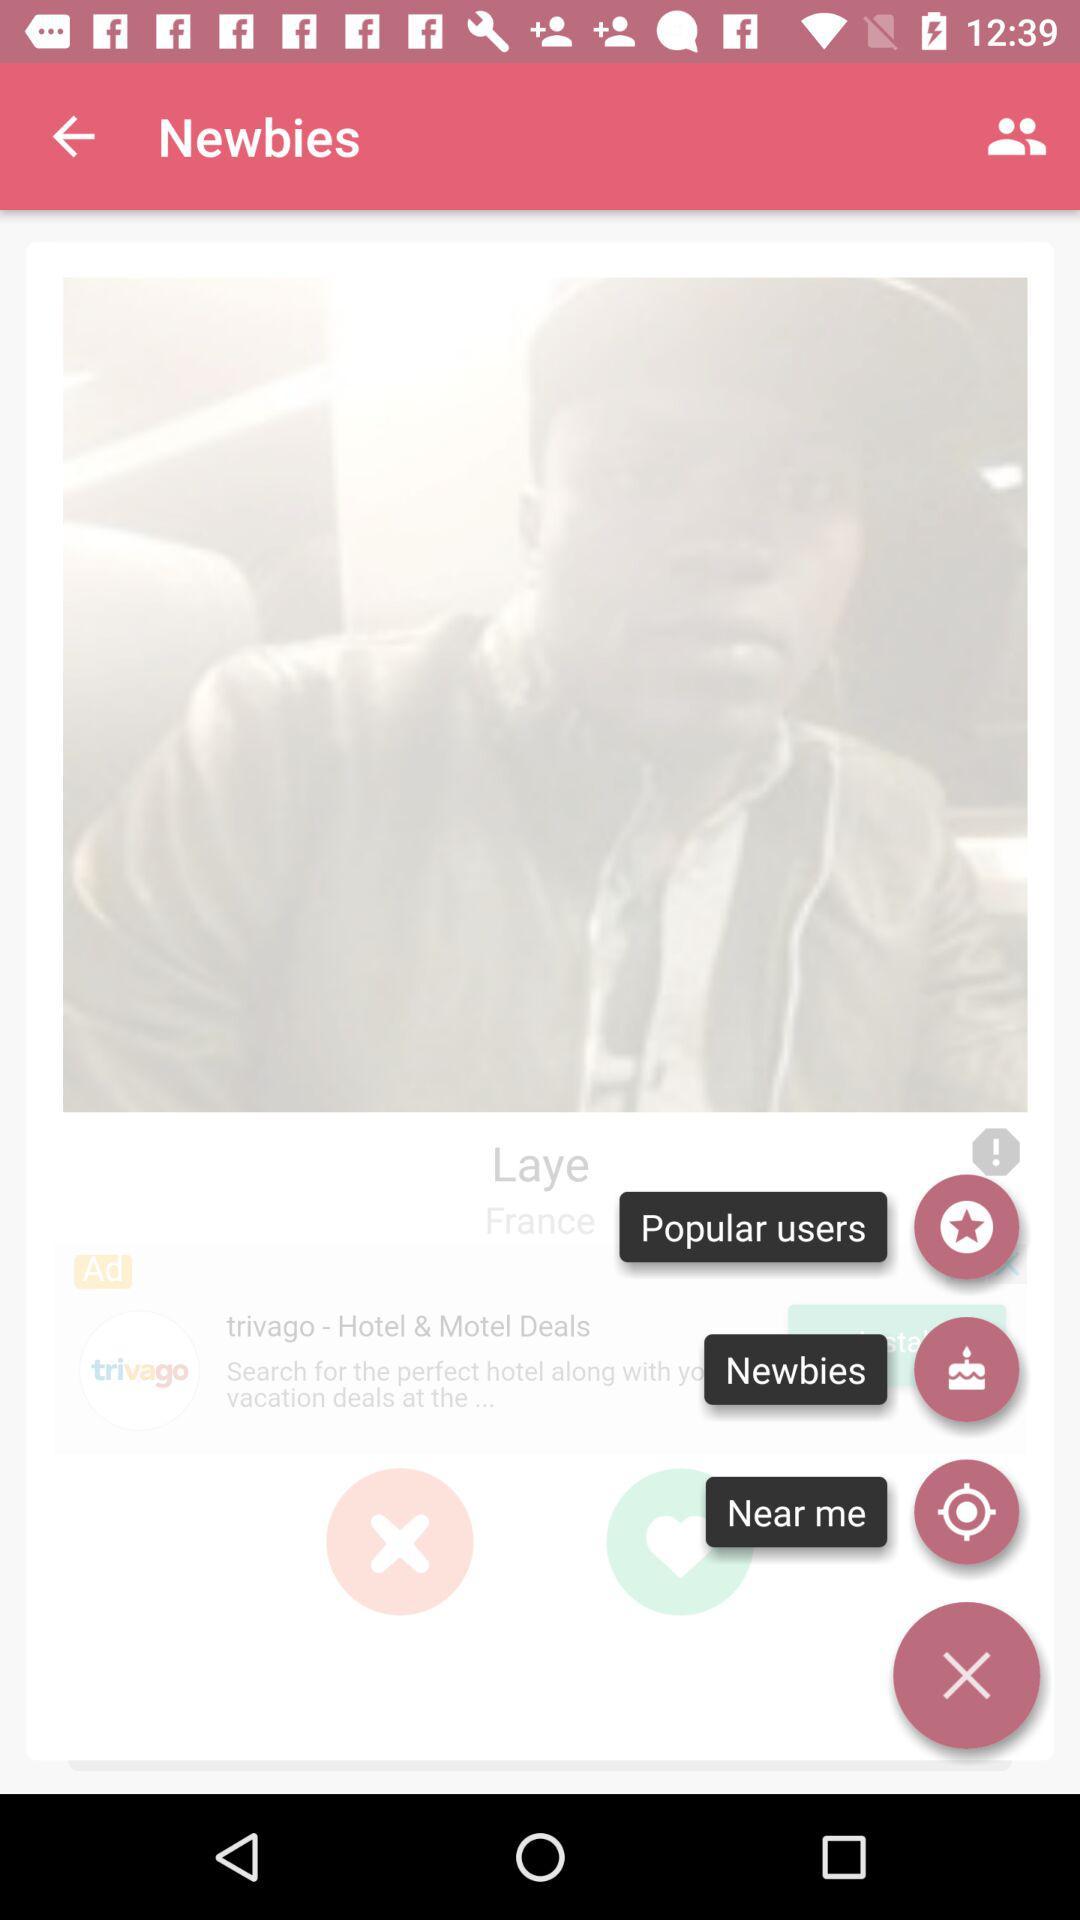  What do you see at coordinates (400, 1540) in the screenshot?
I see `the close icon` at bounding box center [400, 1540].